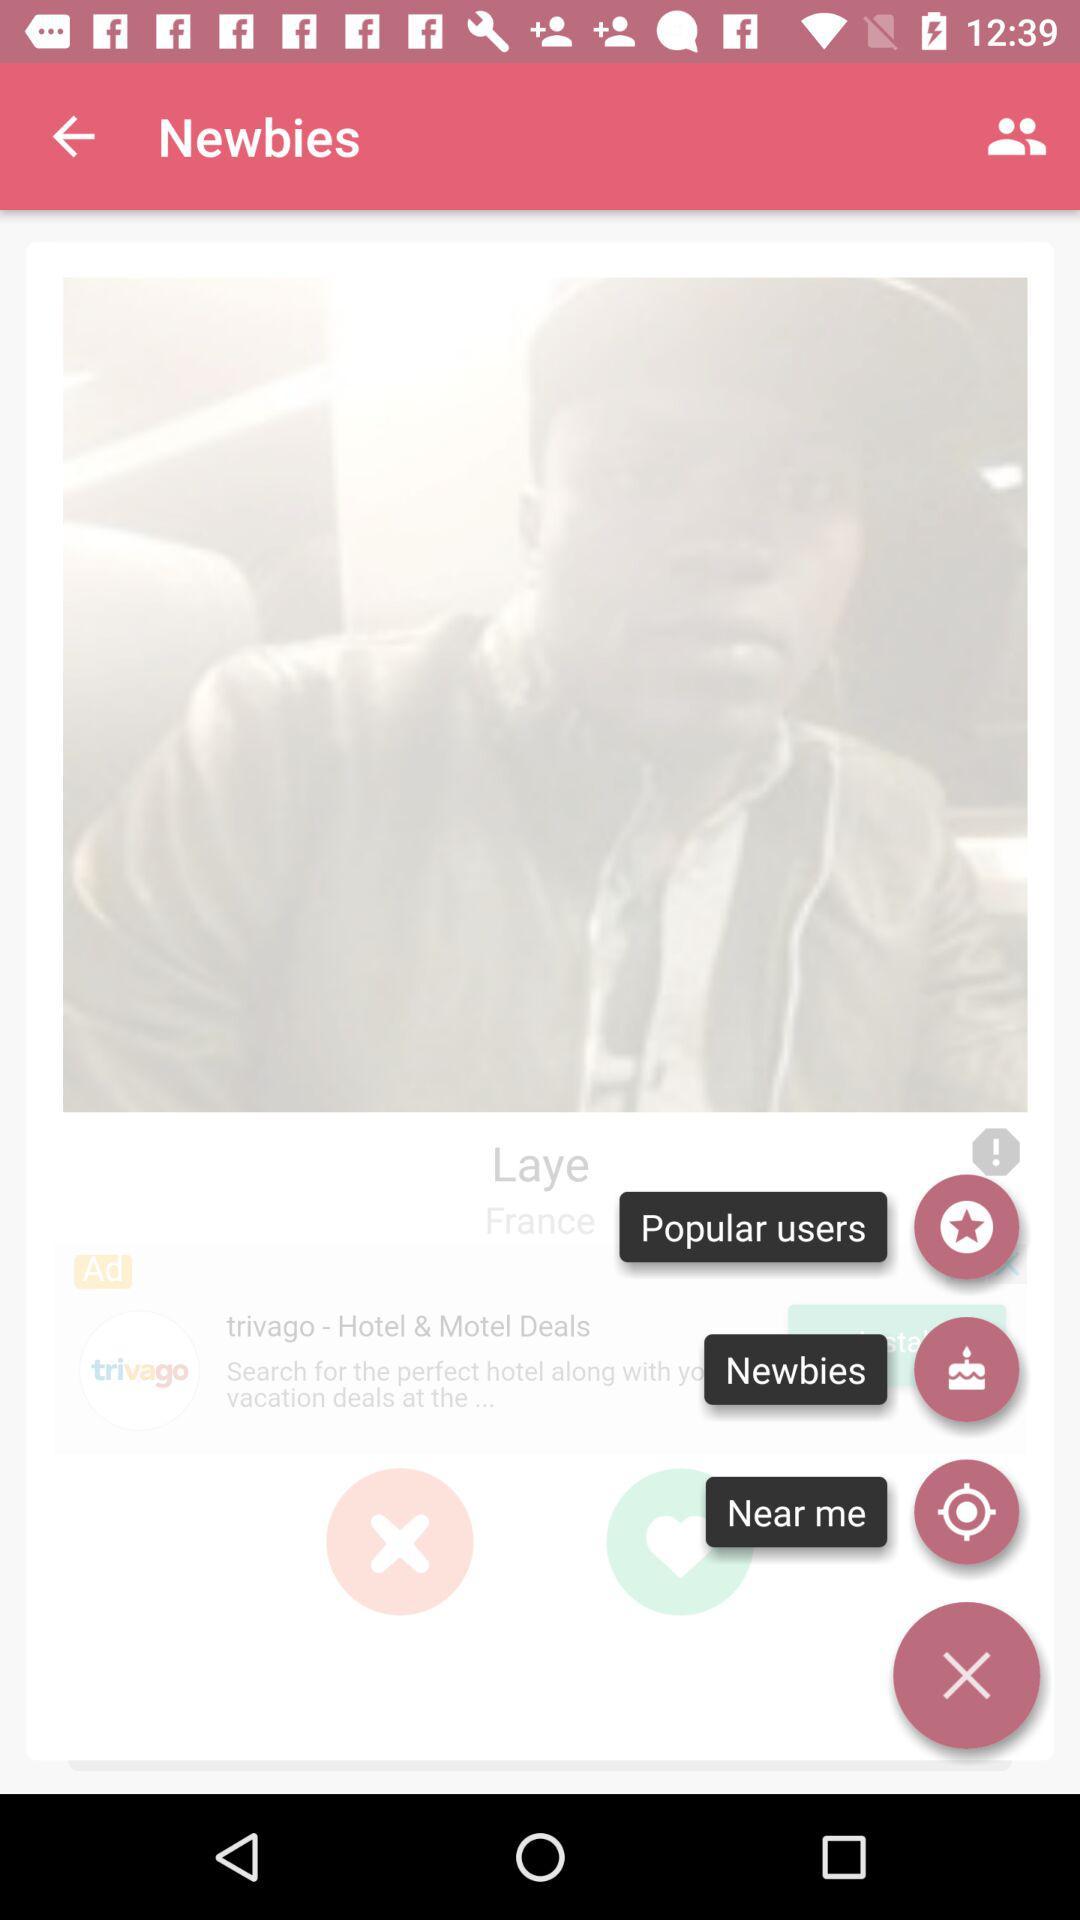  What do you see at coordinates (400, 1540) in the screenshot?
I see `the close icon` at bounding box center [400, 1540].